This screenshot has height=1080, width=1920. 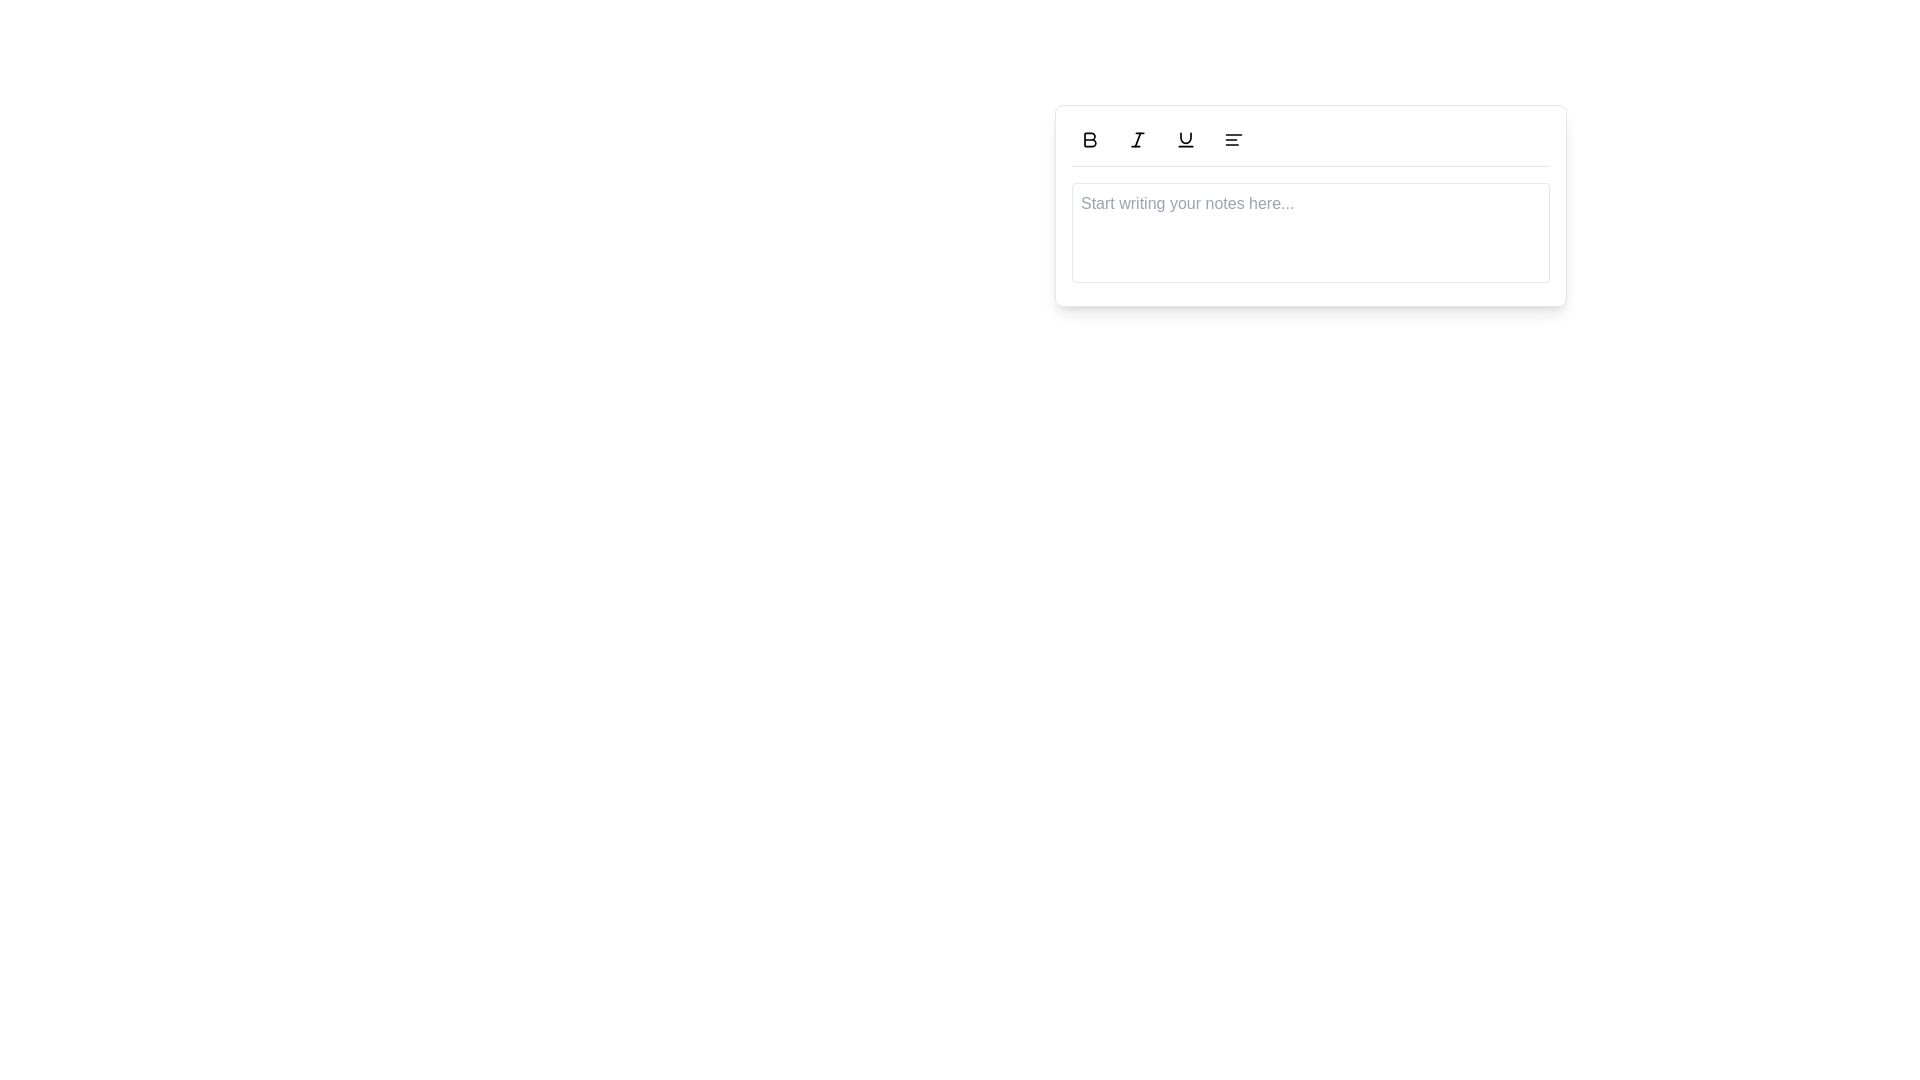 What do you see at coordinates (1232, 138) in the screenshot?
I see `the left-alignment button, which is the fifth interactive item in a horizontal row of text formatting icons` at bounding box center [1232, 138].